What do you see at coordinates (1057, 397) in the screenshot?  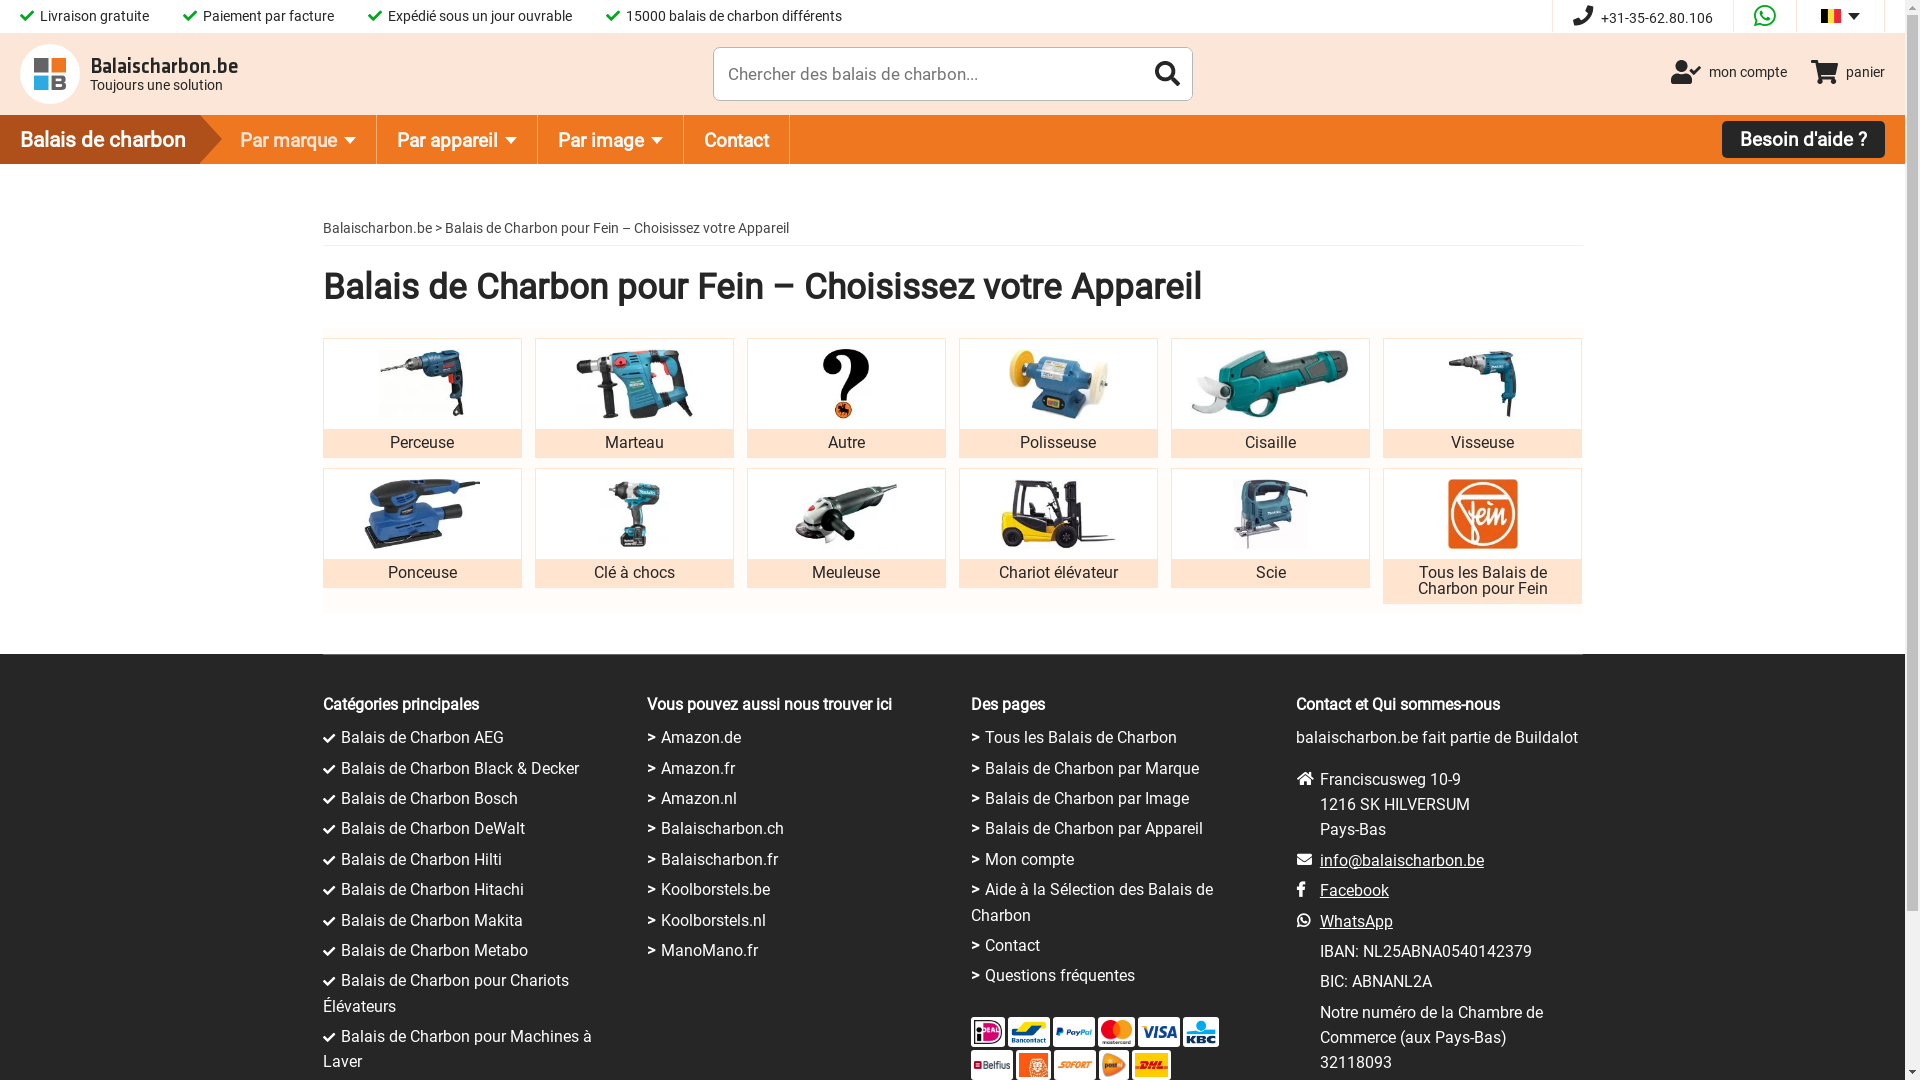 I see `'Polisseuse'` at bounding box center [1057, 397].